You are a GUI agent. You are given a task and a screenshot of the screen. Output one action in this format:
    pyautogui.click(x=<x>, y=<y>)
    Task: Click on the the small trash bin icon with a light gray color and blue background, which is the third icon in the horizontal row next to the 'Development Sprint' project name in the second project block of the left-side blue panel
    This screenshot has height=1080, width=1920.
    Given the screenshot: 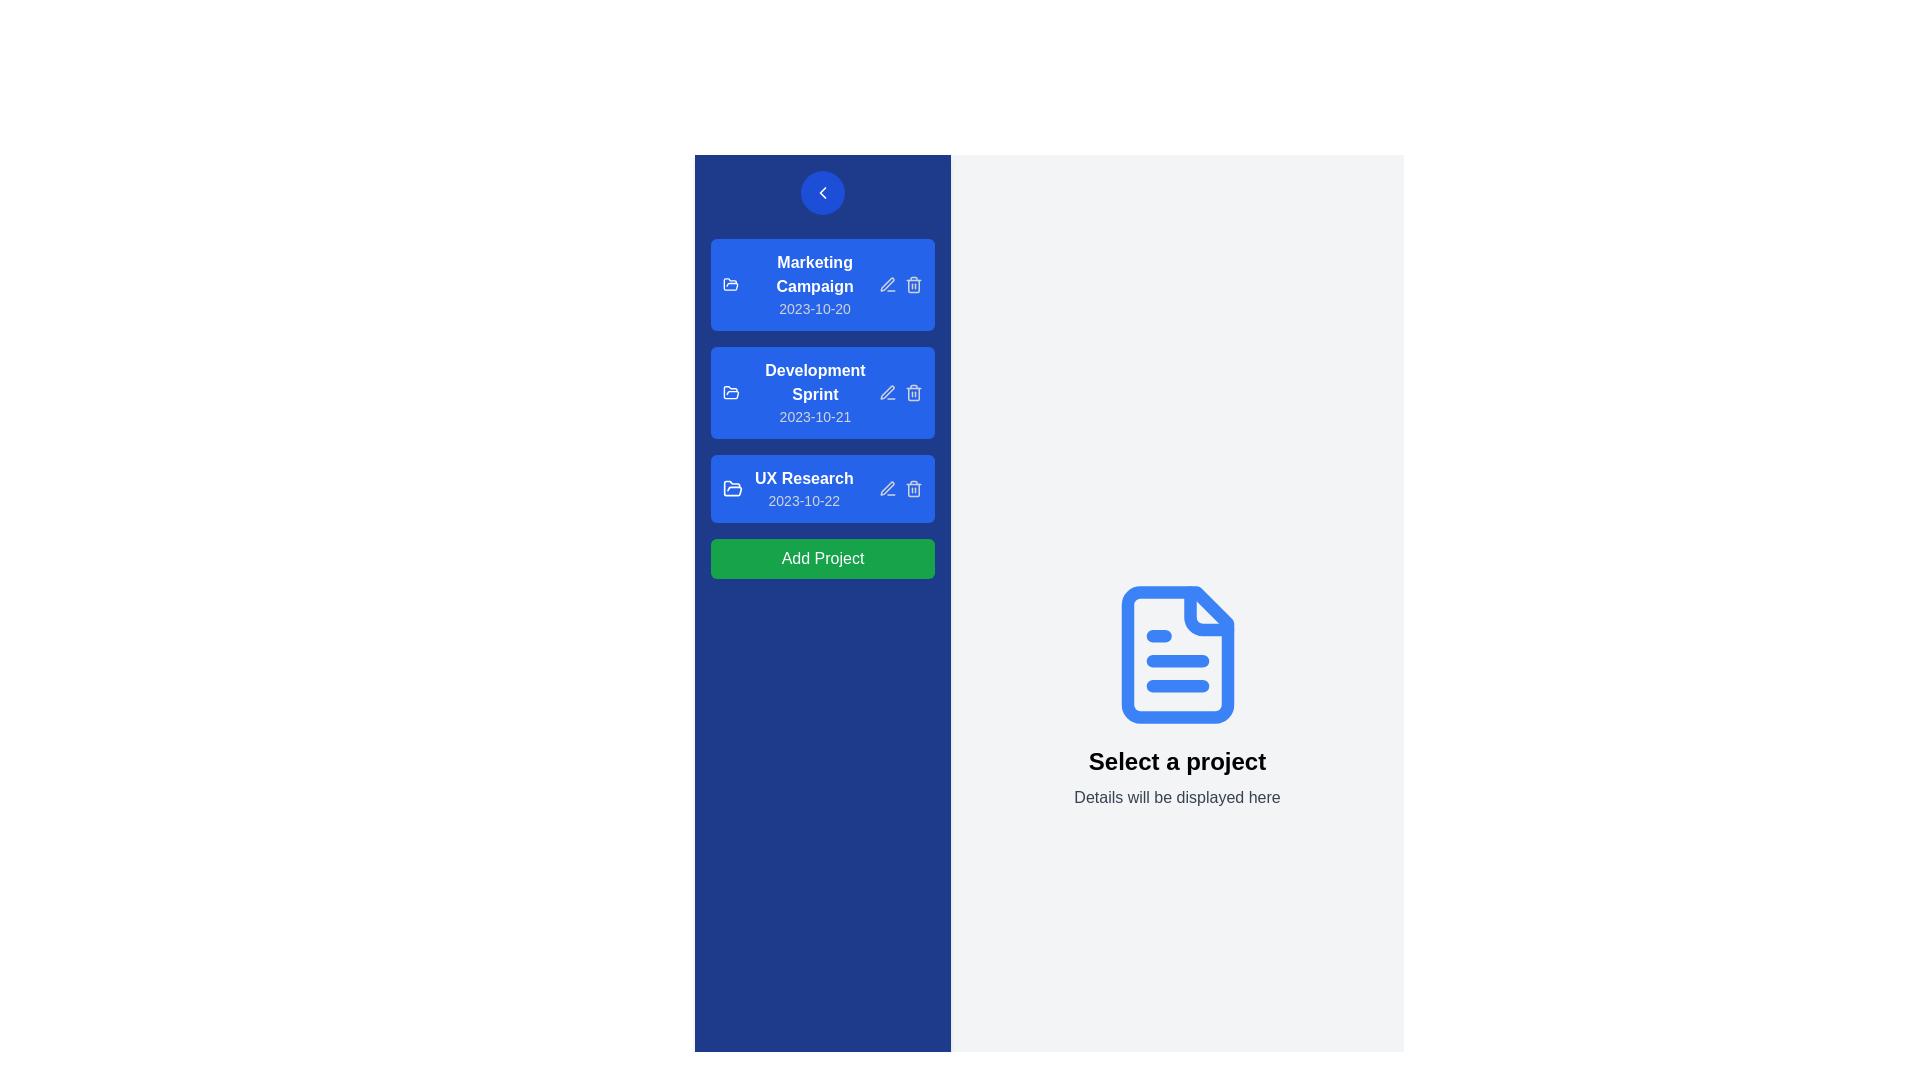 What is the action you would take?
    pyautogui.click(x=912, y=393)
    